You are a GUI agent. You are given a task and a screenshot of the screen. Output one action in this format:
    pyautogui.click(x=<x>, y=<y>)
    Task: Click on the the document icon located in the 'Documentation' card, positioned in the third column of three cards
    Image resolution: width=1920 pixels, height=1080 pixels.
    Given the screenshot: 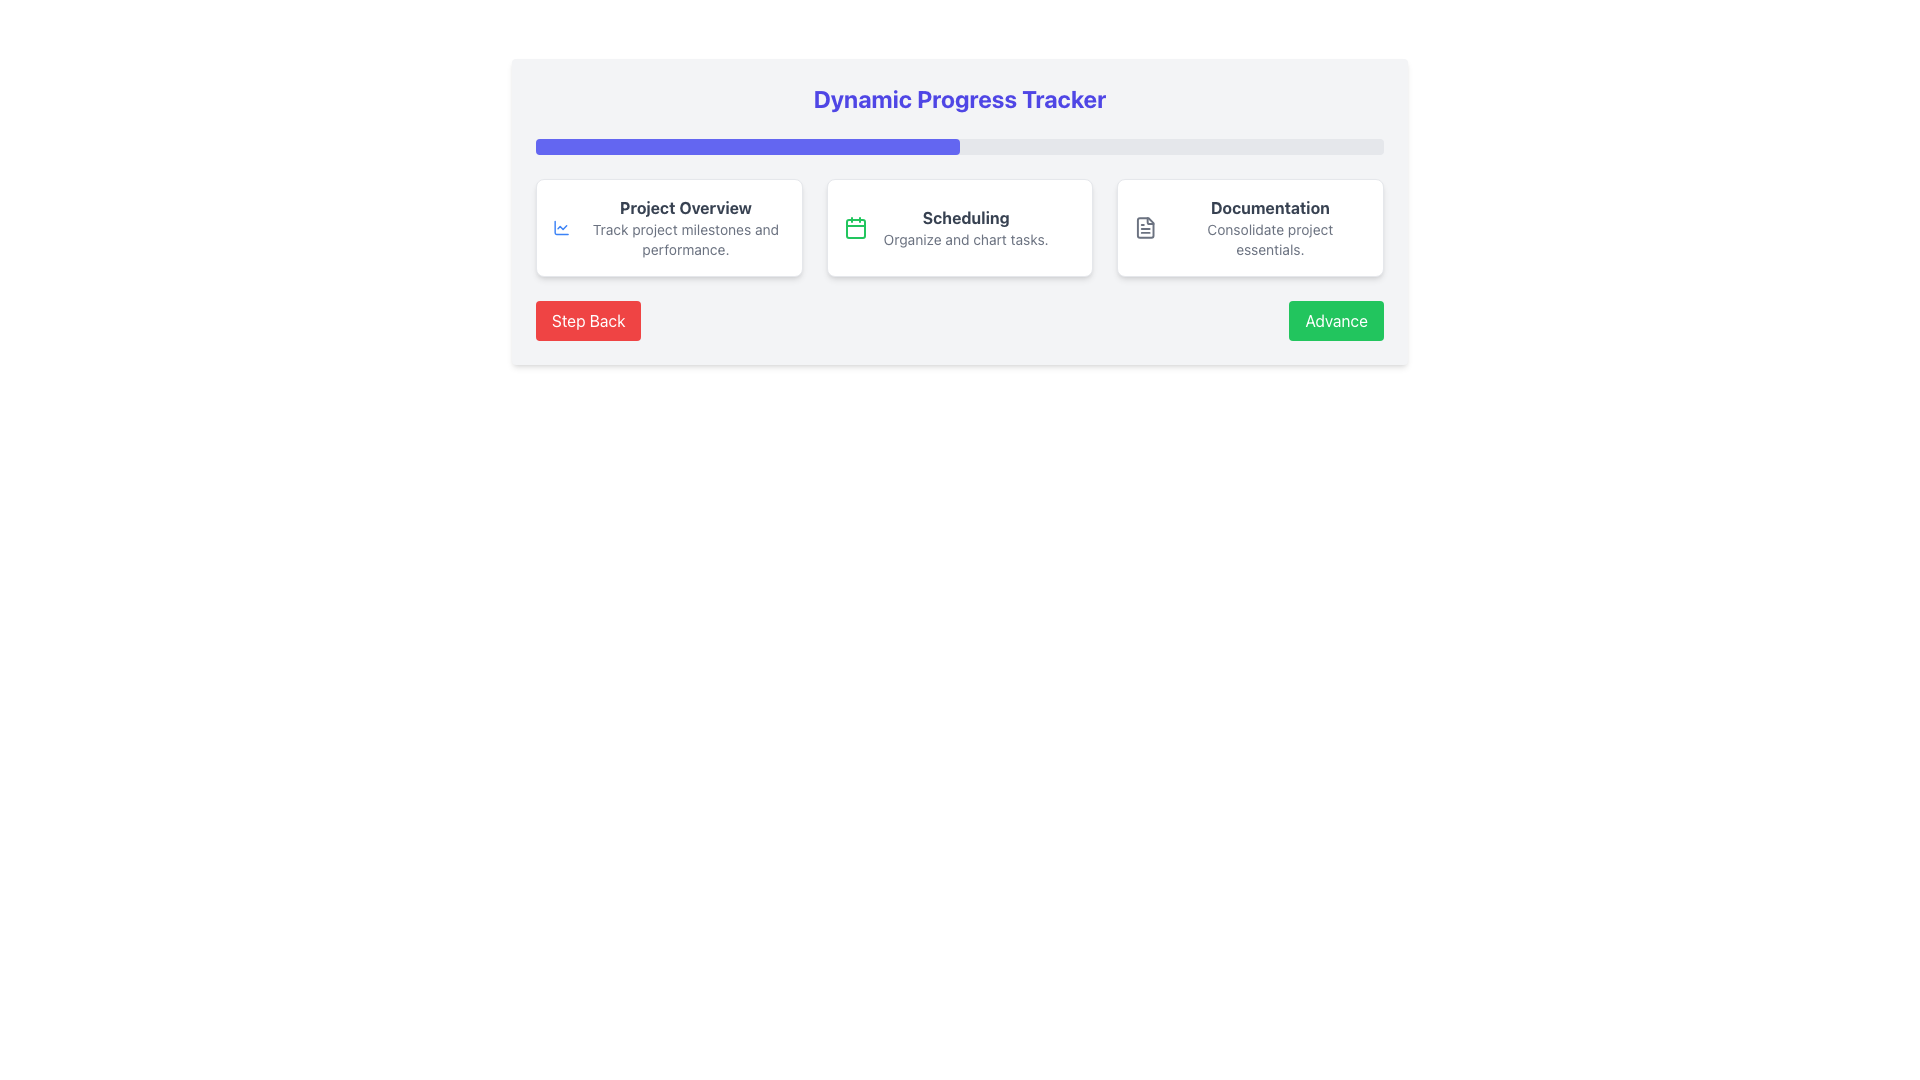 What is the action you would take?
    pyautogui.click(x=1146, y=226)
    